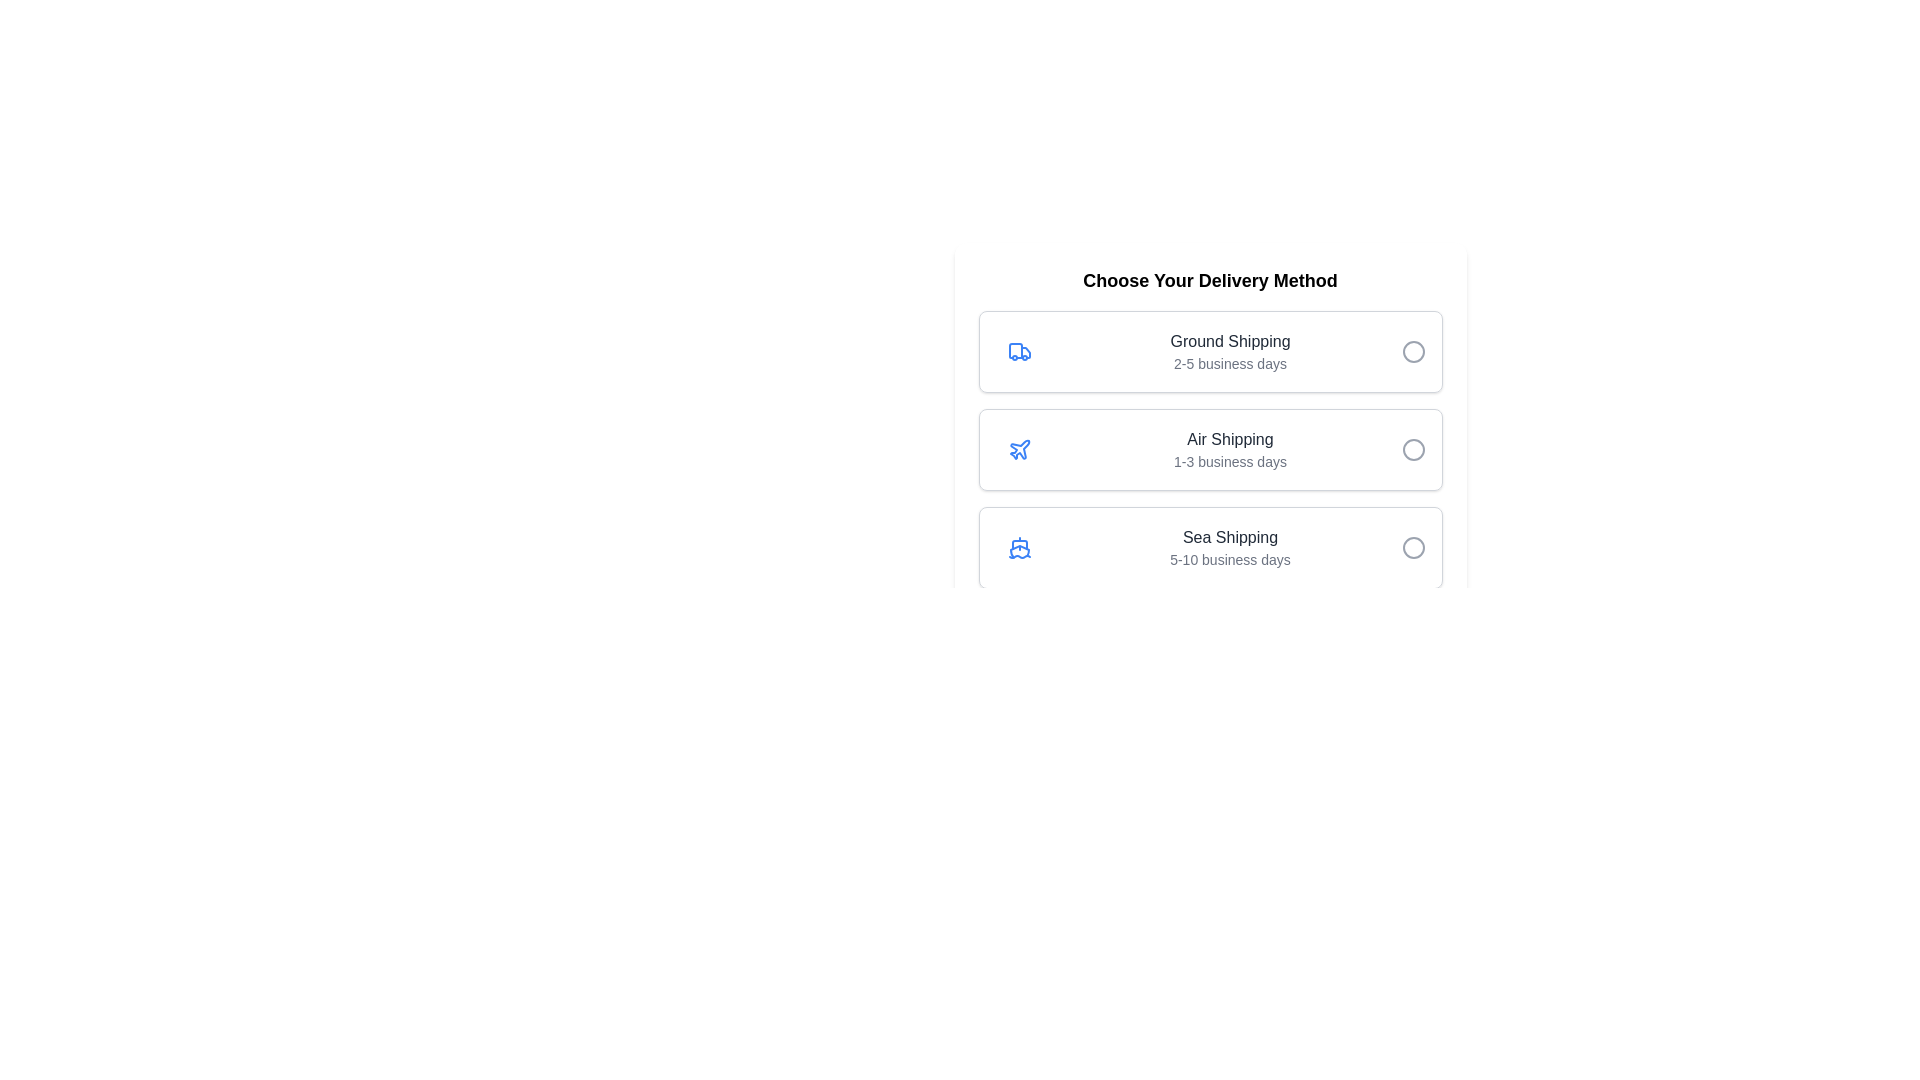 Image resolution: width=1920 pixels, height=1080 pixels. What do you see at coordinates (1019, 350) in the screenshot?
I see `the decorative icon representing the 'Ground Shipping' option, which is located in the leftmost position adjacent to the label text` at bounding box center [1019, 350].